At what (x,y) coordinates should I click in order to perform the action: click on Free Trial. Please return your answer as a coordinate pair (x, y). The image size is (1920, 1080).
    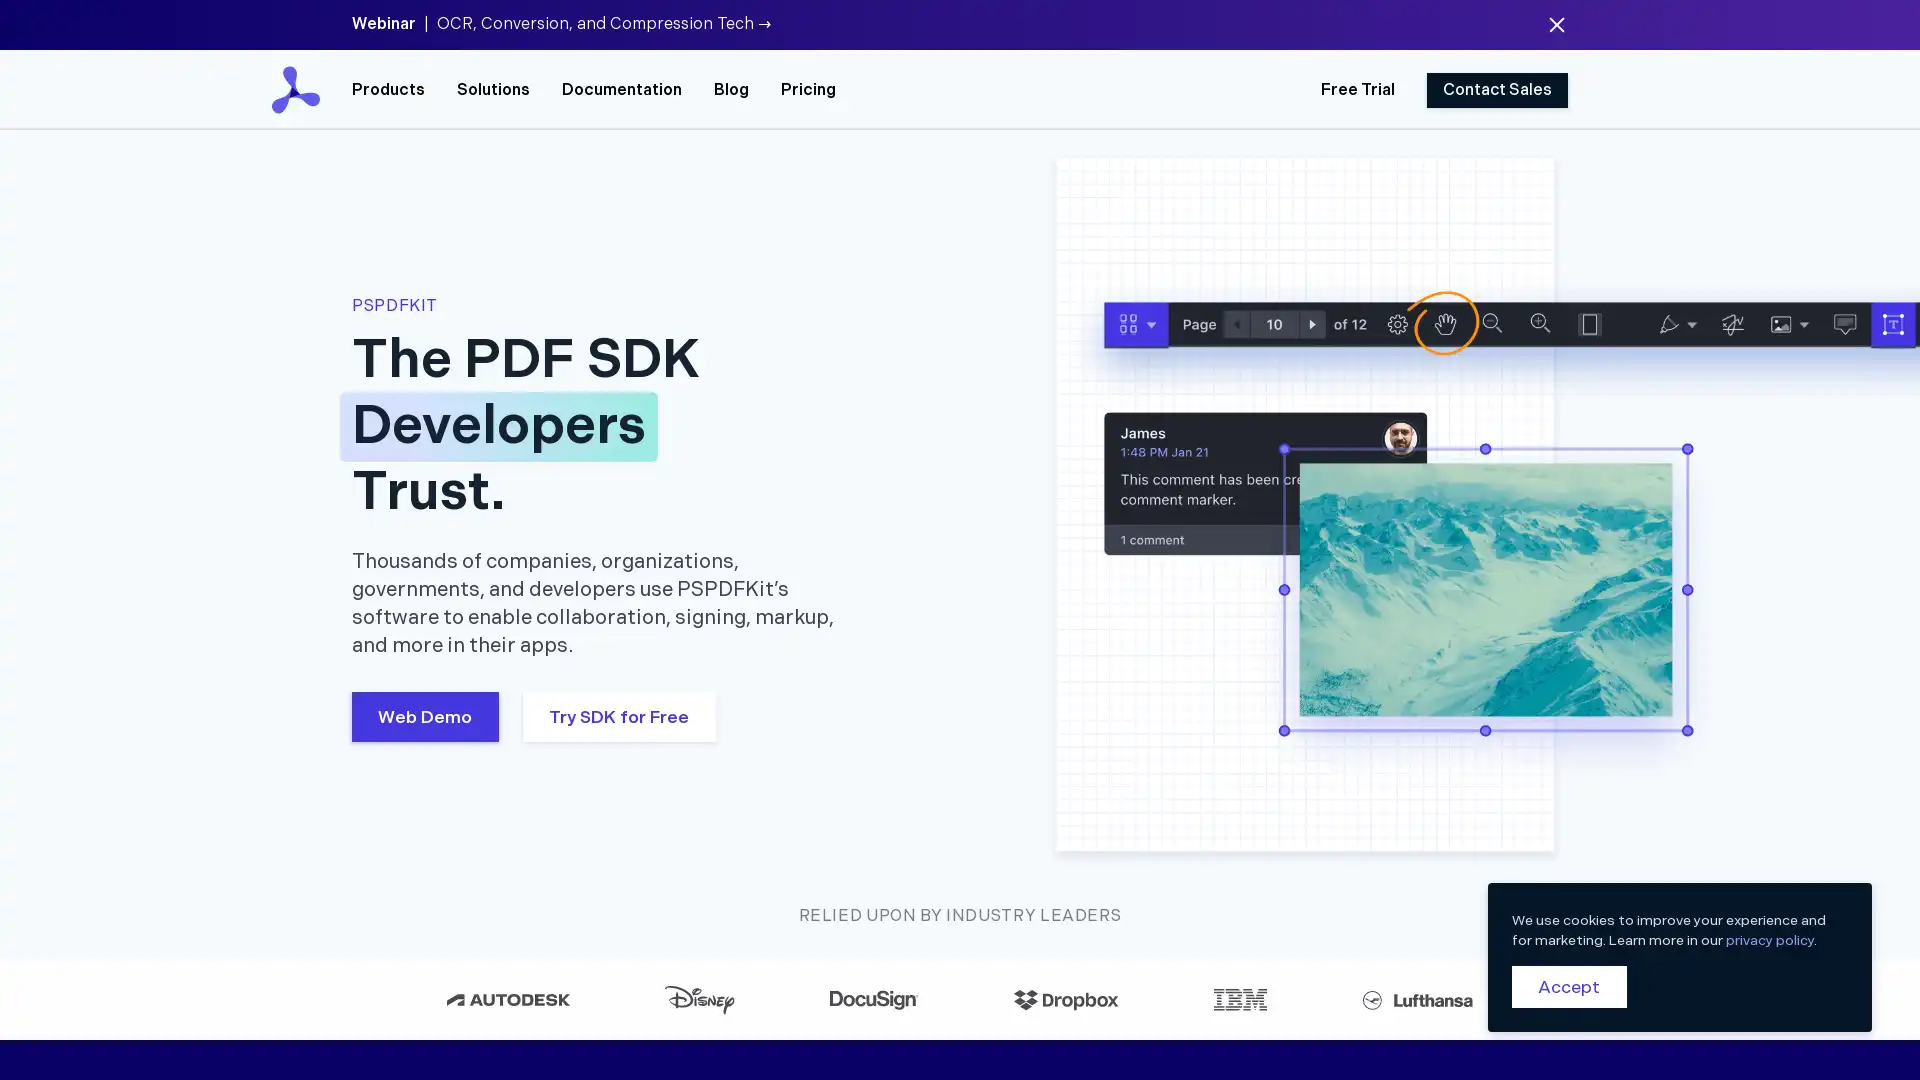
    Looking at the image, I should click on (1358, 88).